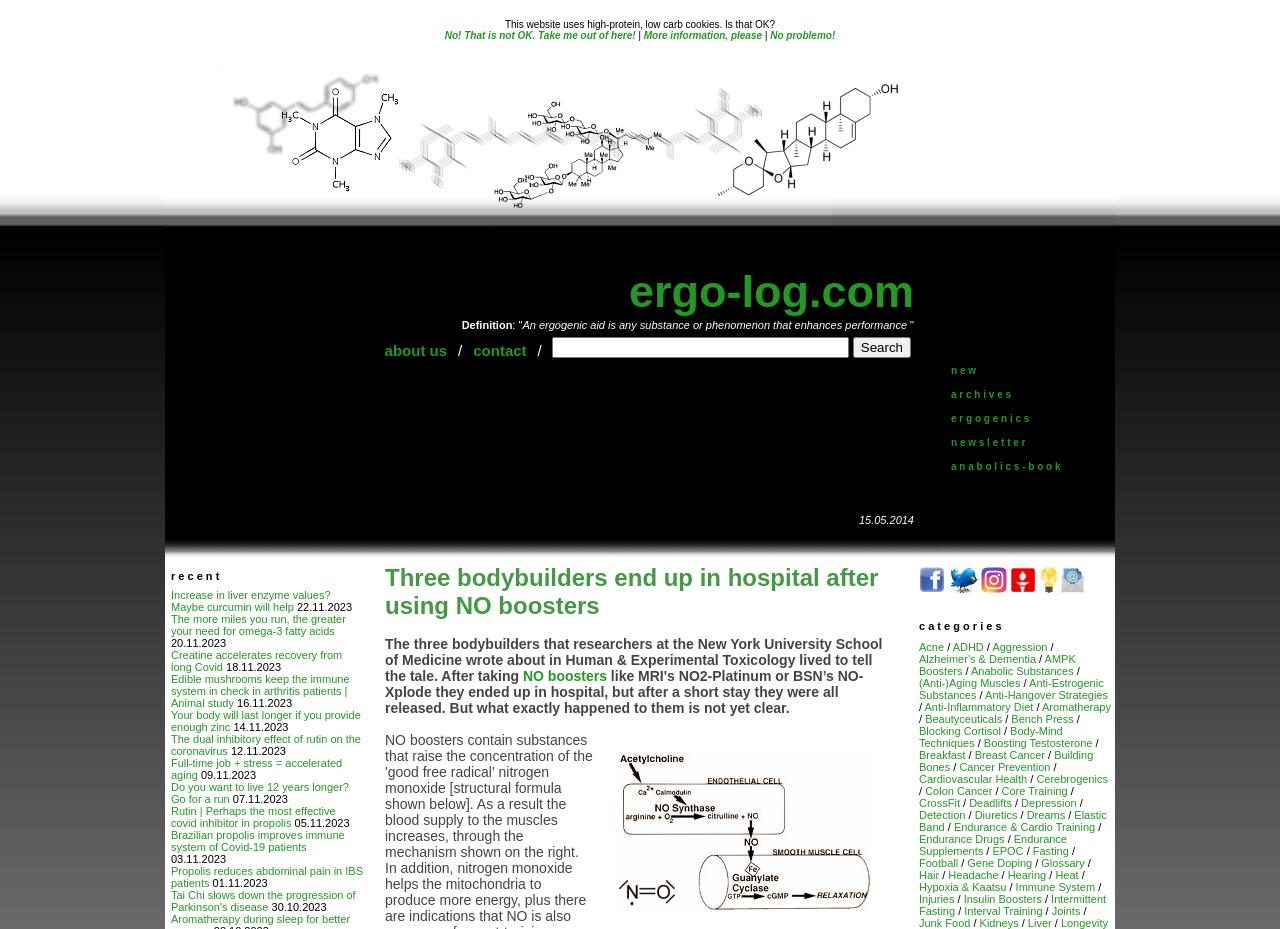 Image resolution: width=1280 pixels, height=929 pixels. What do you see at coordinates (909, 324) in the screenshot?
I see `'"'` at bounding box center [909, 324].